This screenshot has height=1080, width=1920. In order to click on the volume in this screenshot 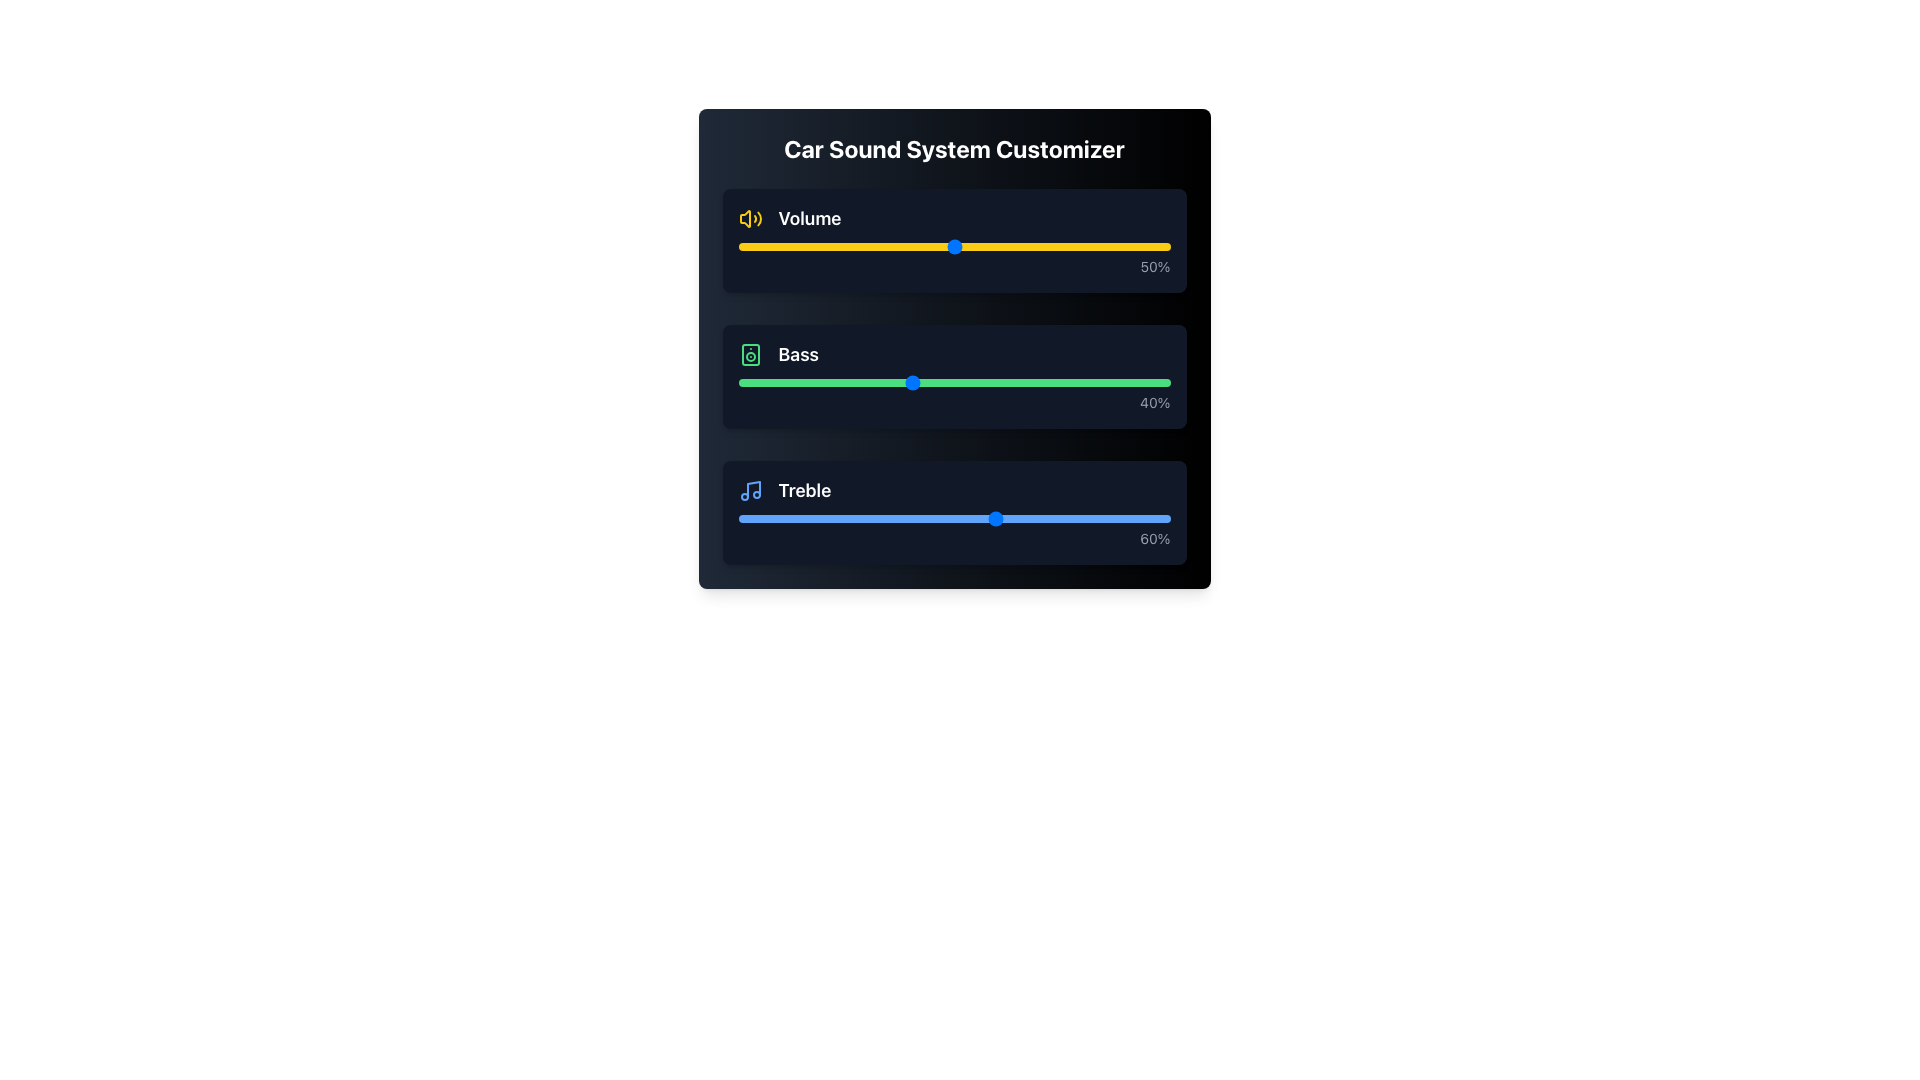, I will do `click(789, 245)`.